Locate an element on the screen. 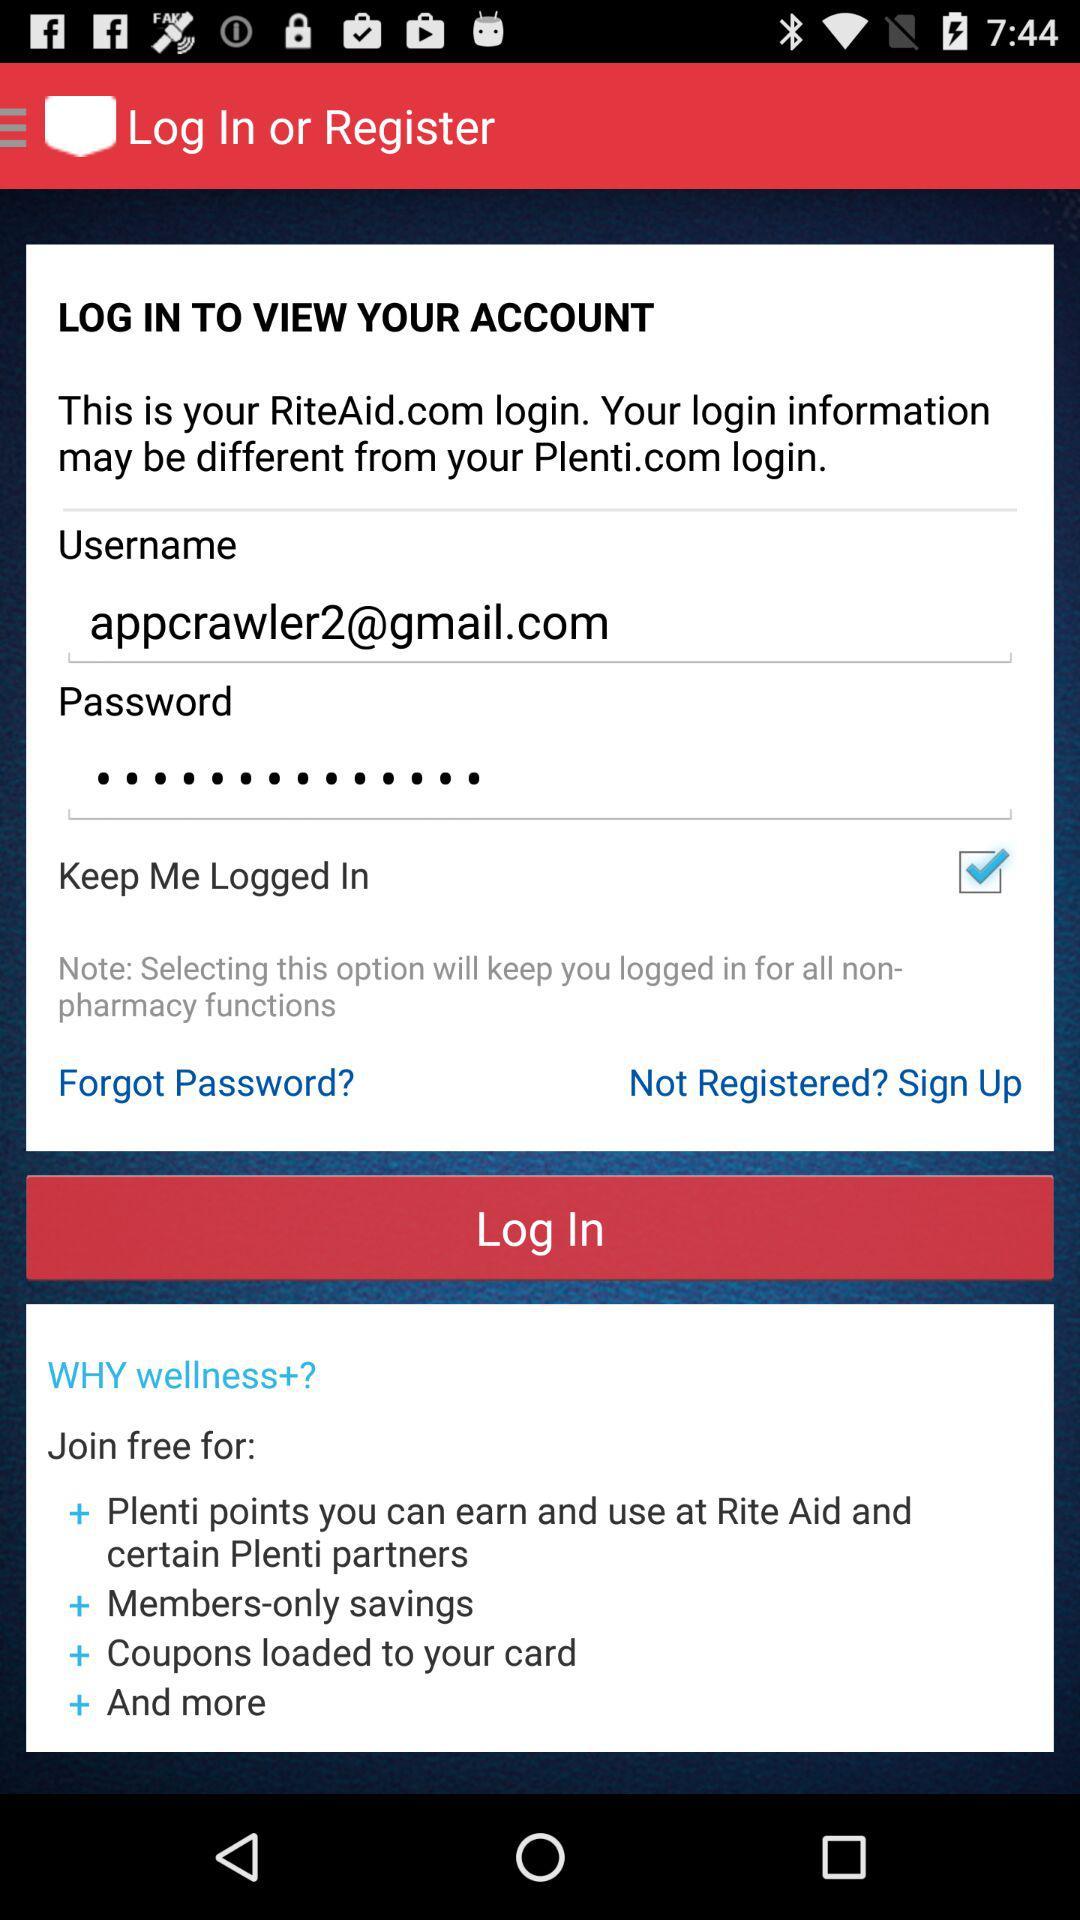 The height and width of the screenshot is (1920, 1080). not registered sign item is located at coordinates (825, 1080).